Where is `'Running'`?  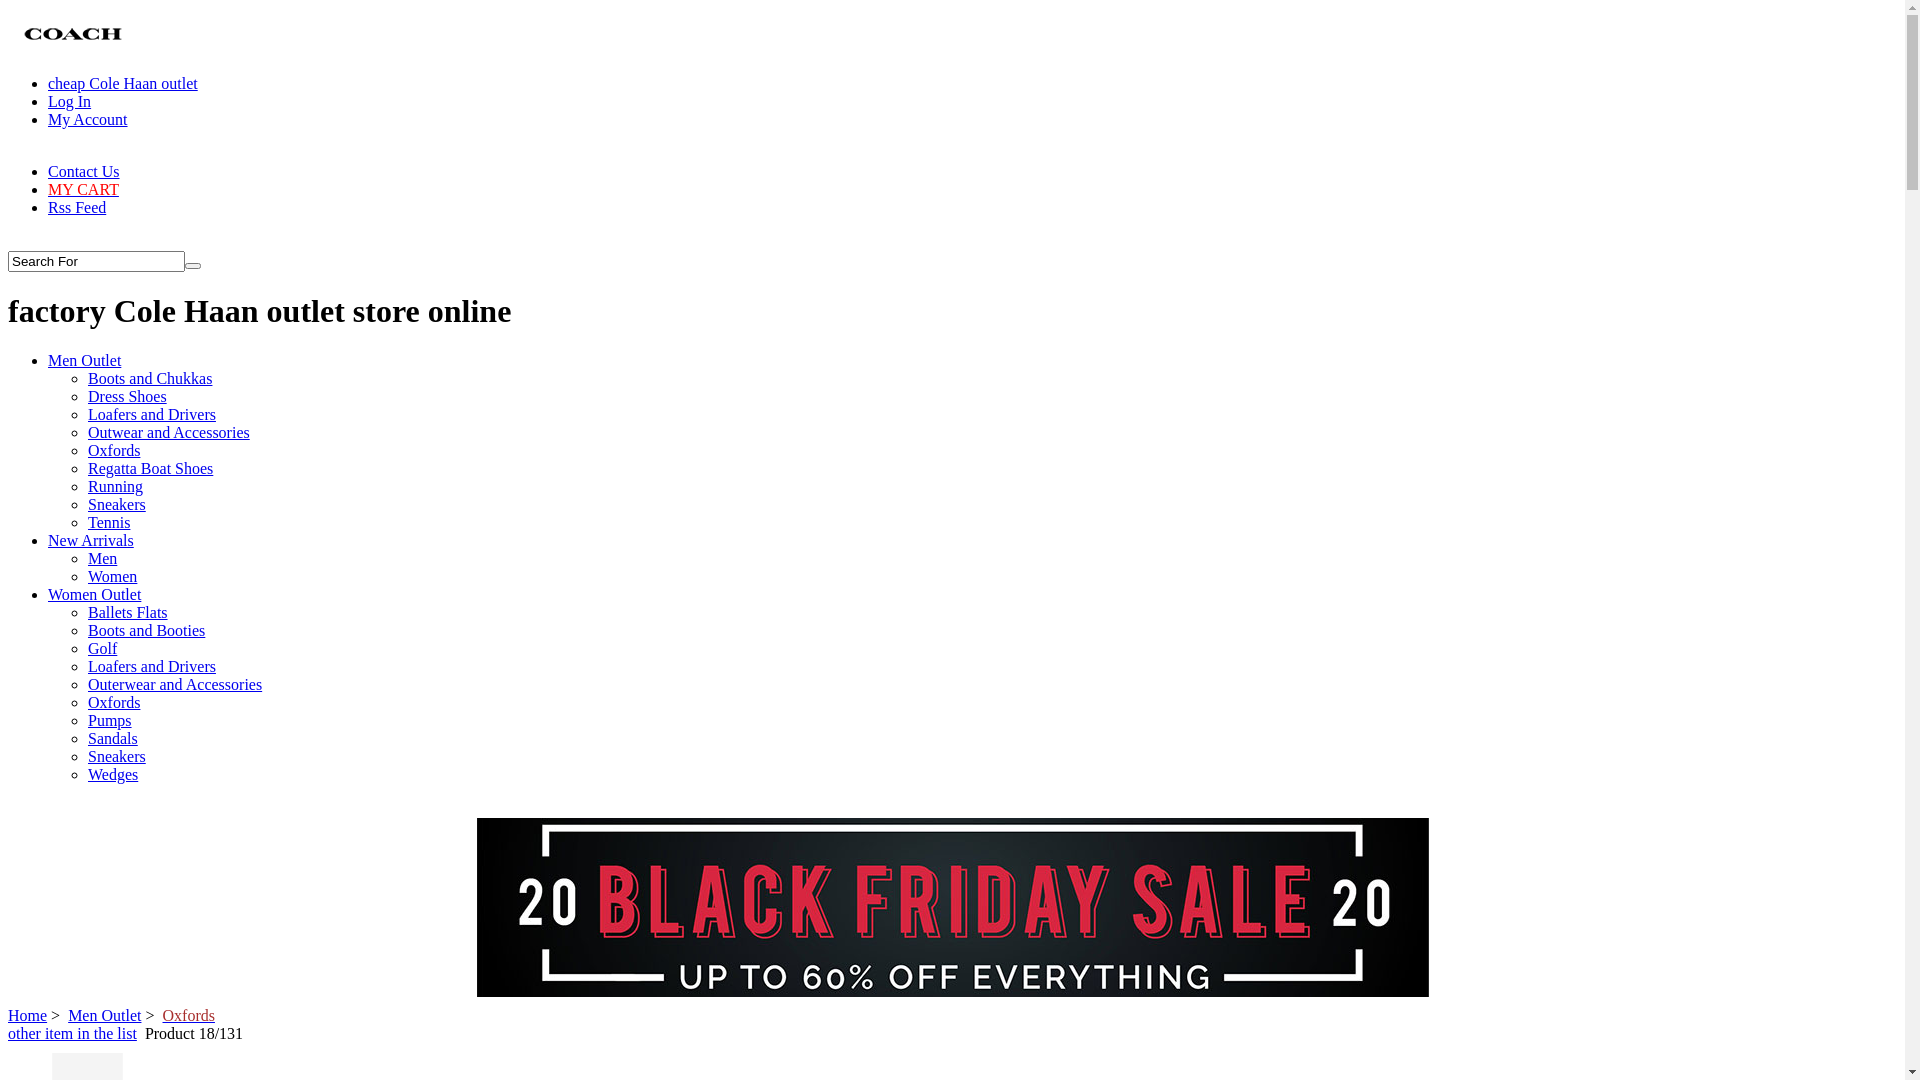 'Running' is located at coordinates (86, 486).